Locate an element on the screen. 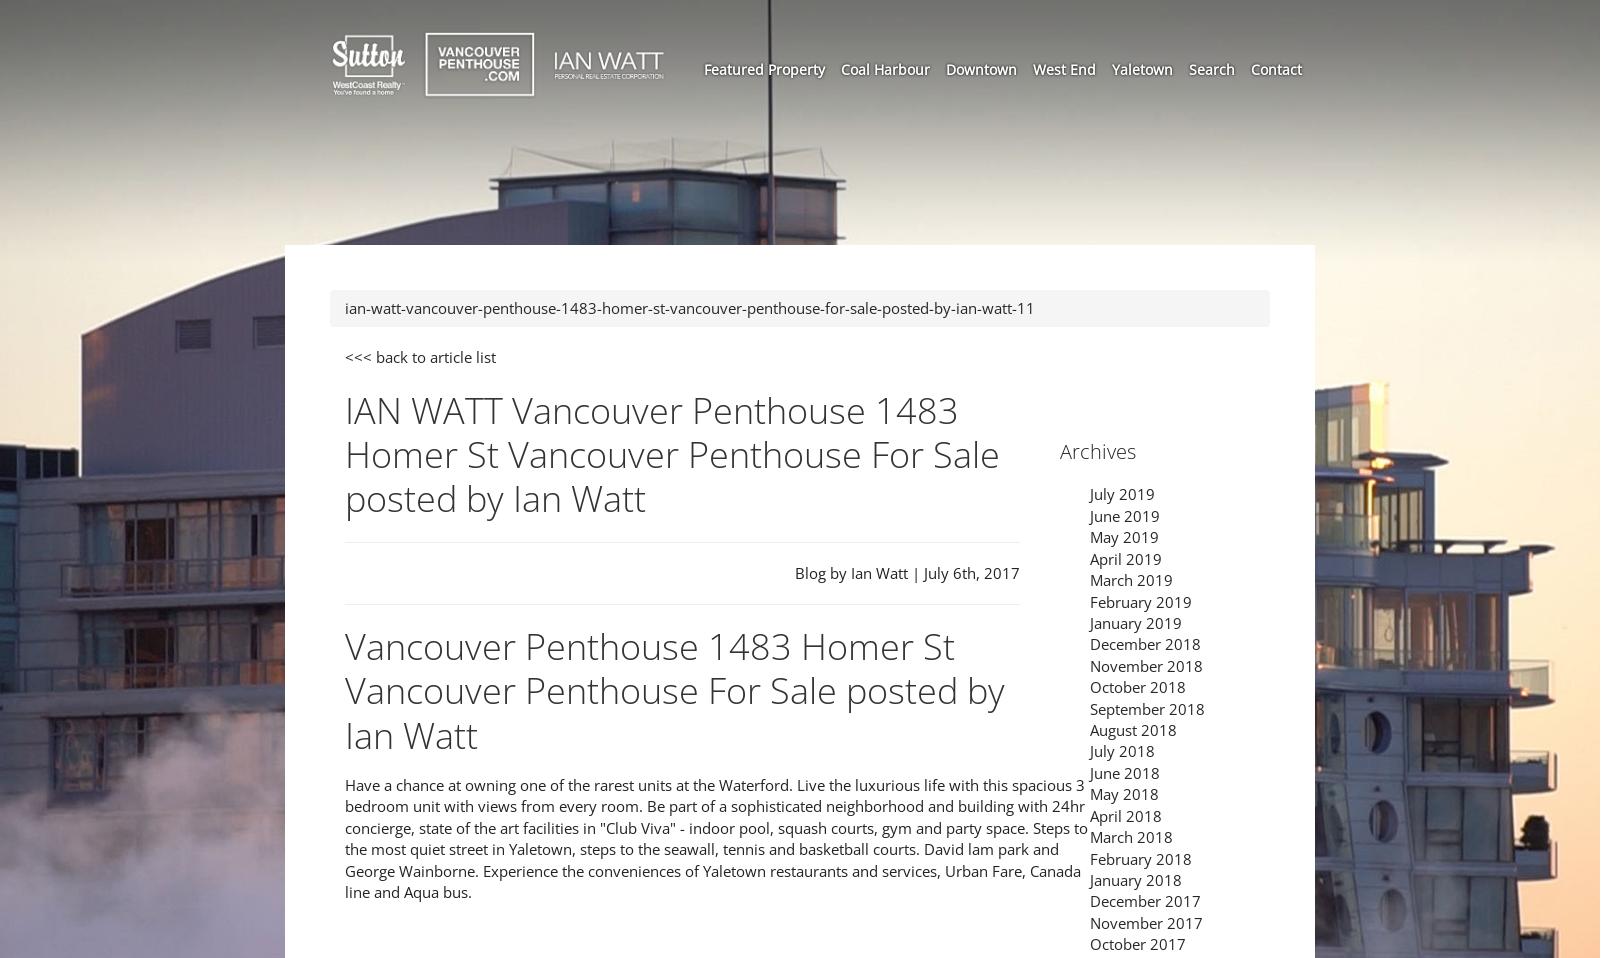  'November 2018' is located at coordinates (1146, 664).